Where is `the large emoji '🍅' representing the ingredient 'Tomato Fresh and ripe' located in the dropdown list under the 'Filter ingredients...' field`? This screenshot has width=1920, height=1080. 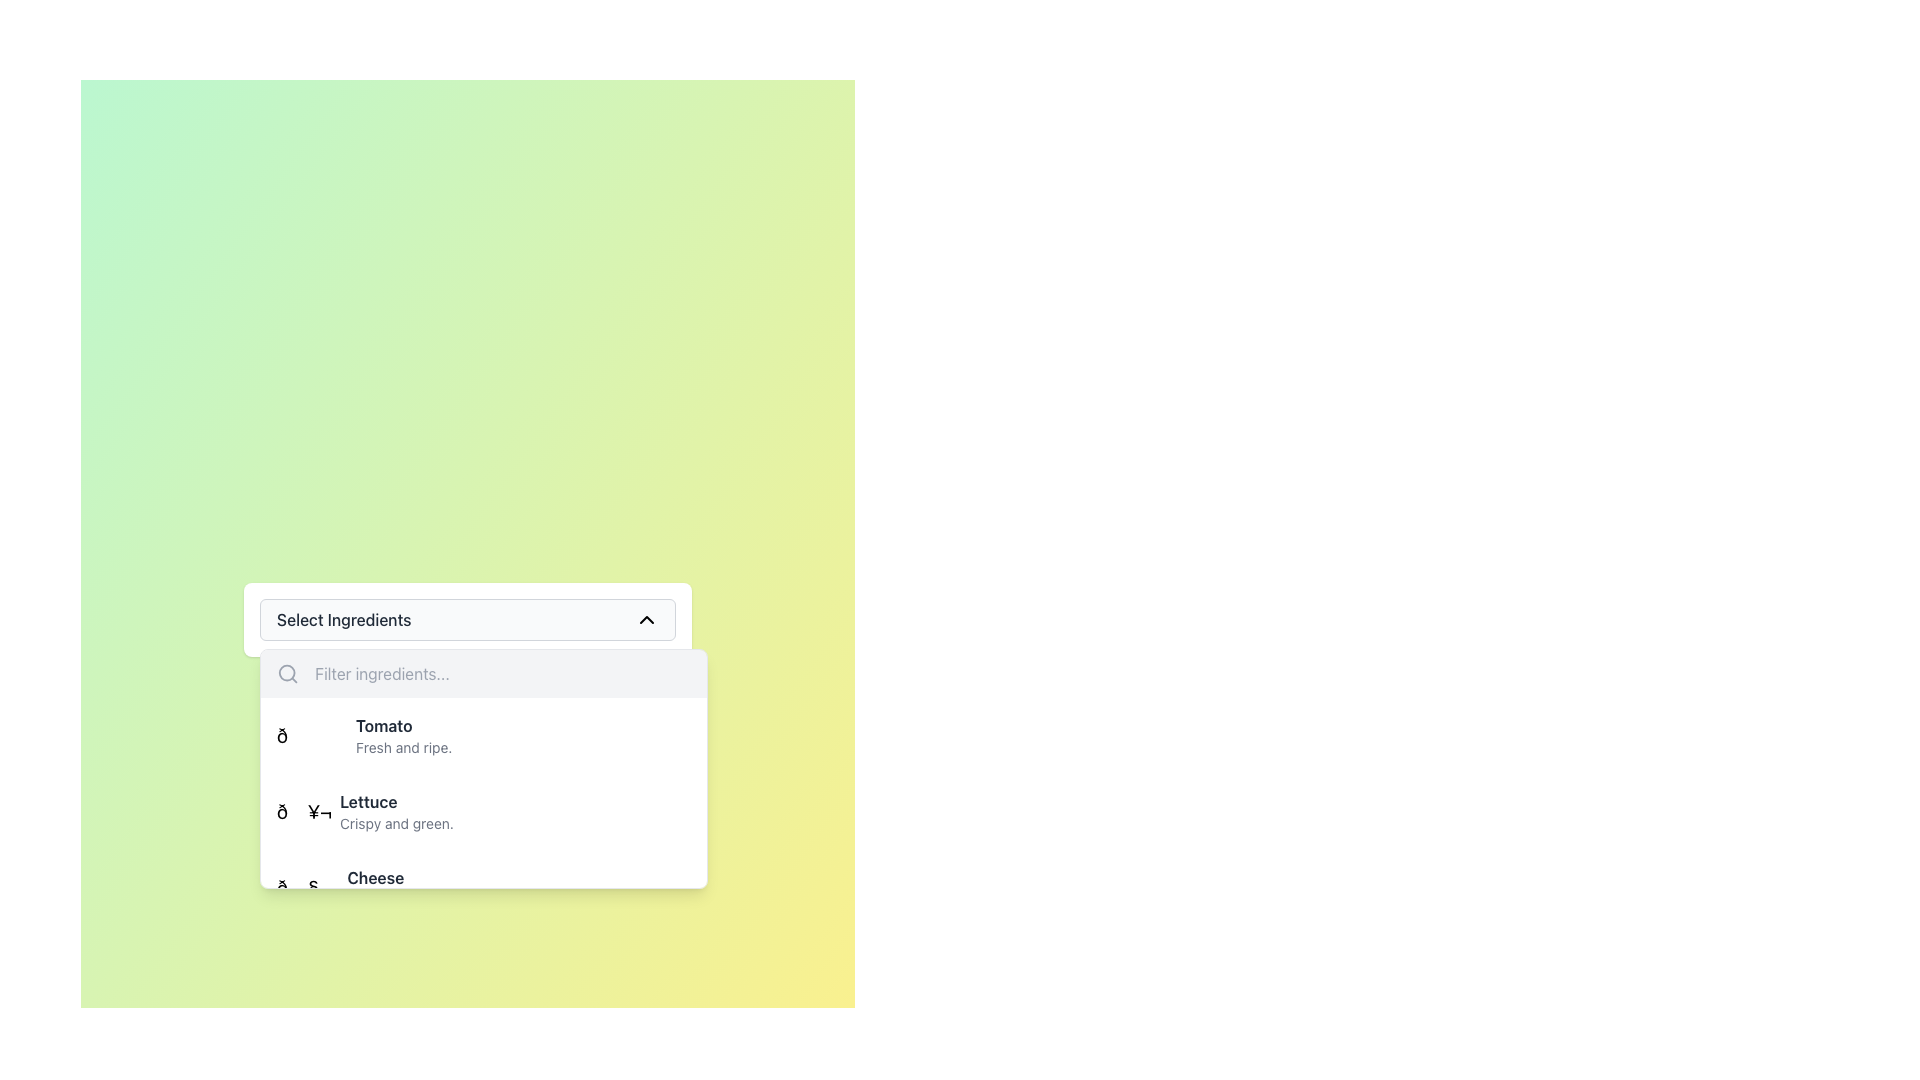
the large emoji '🍅' representing the ingredient 'Tomato Fresh and ripe' located in the dropdown list under the 'Filter ingredients...' field is located at coordinates (311, 736).